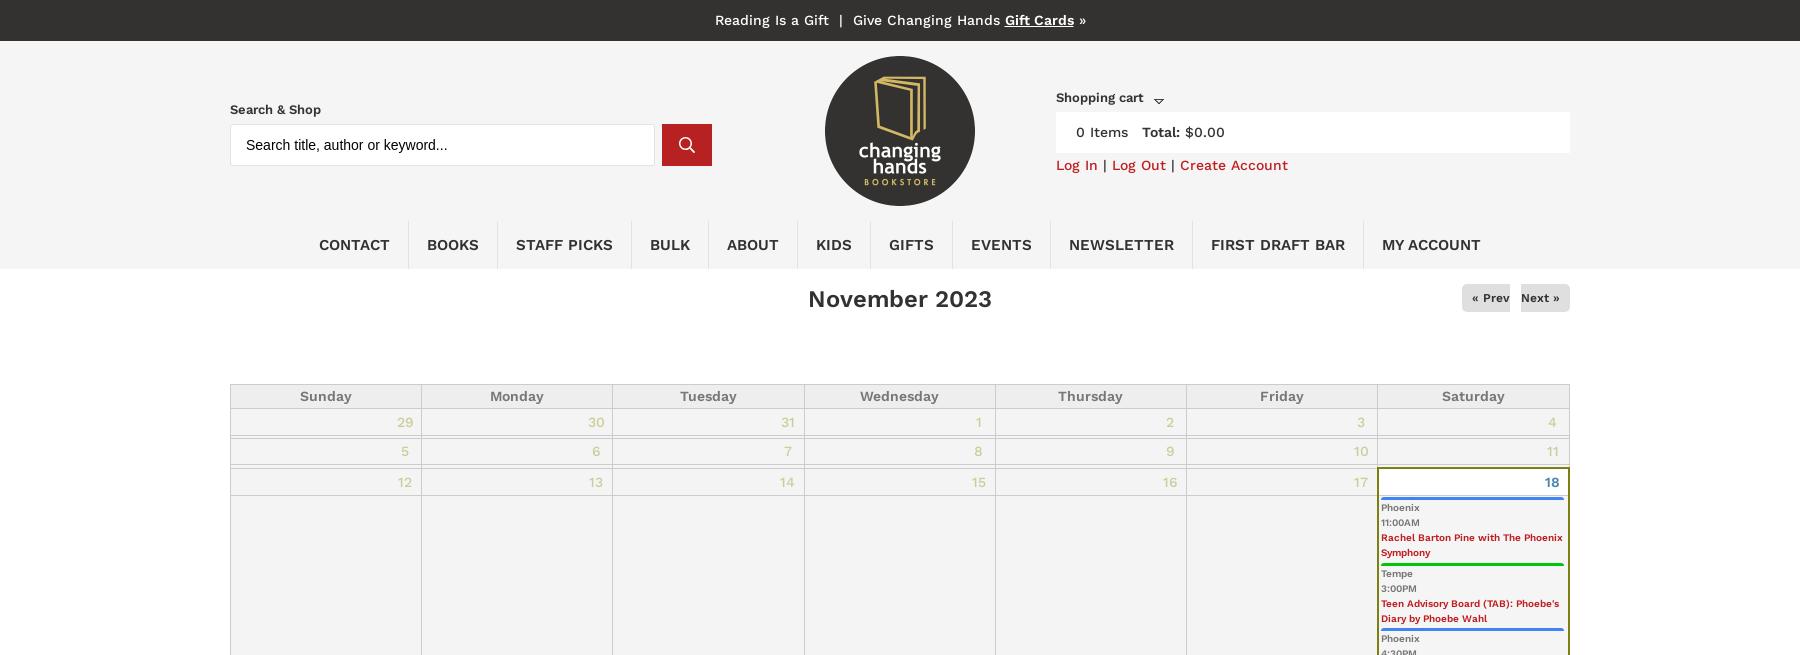  What do you see at coordinates (707, 395) in the screenshot?
I see `'Tuesday'` at bounding box center [707, 395].